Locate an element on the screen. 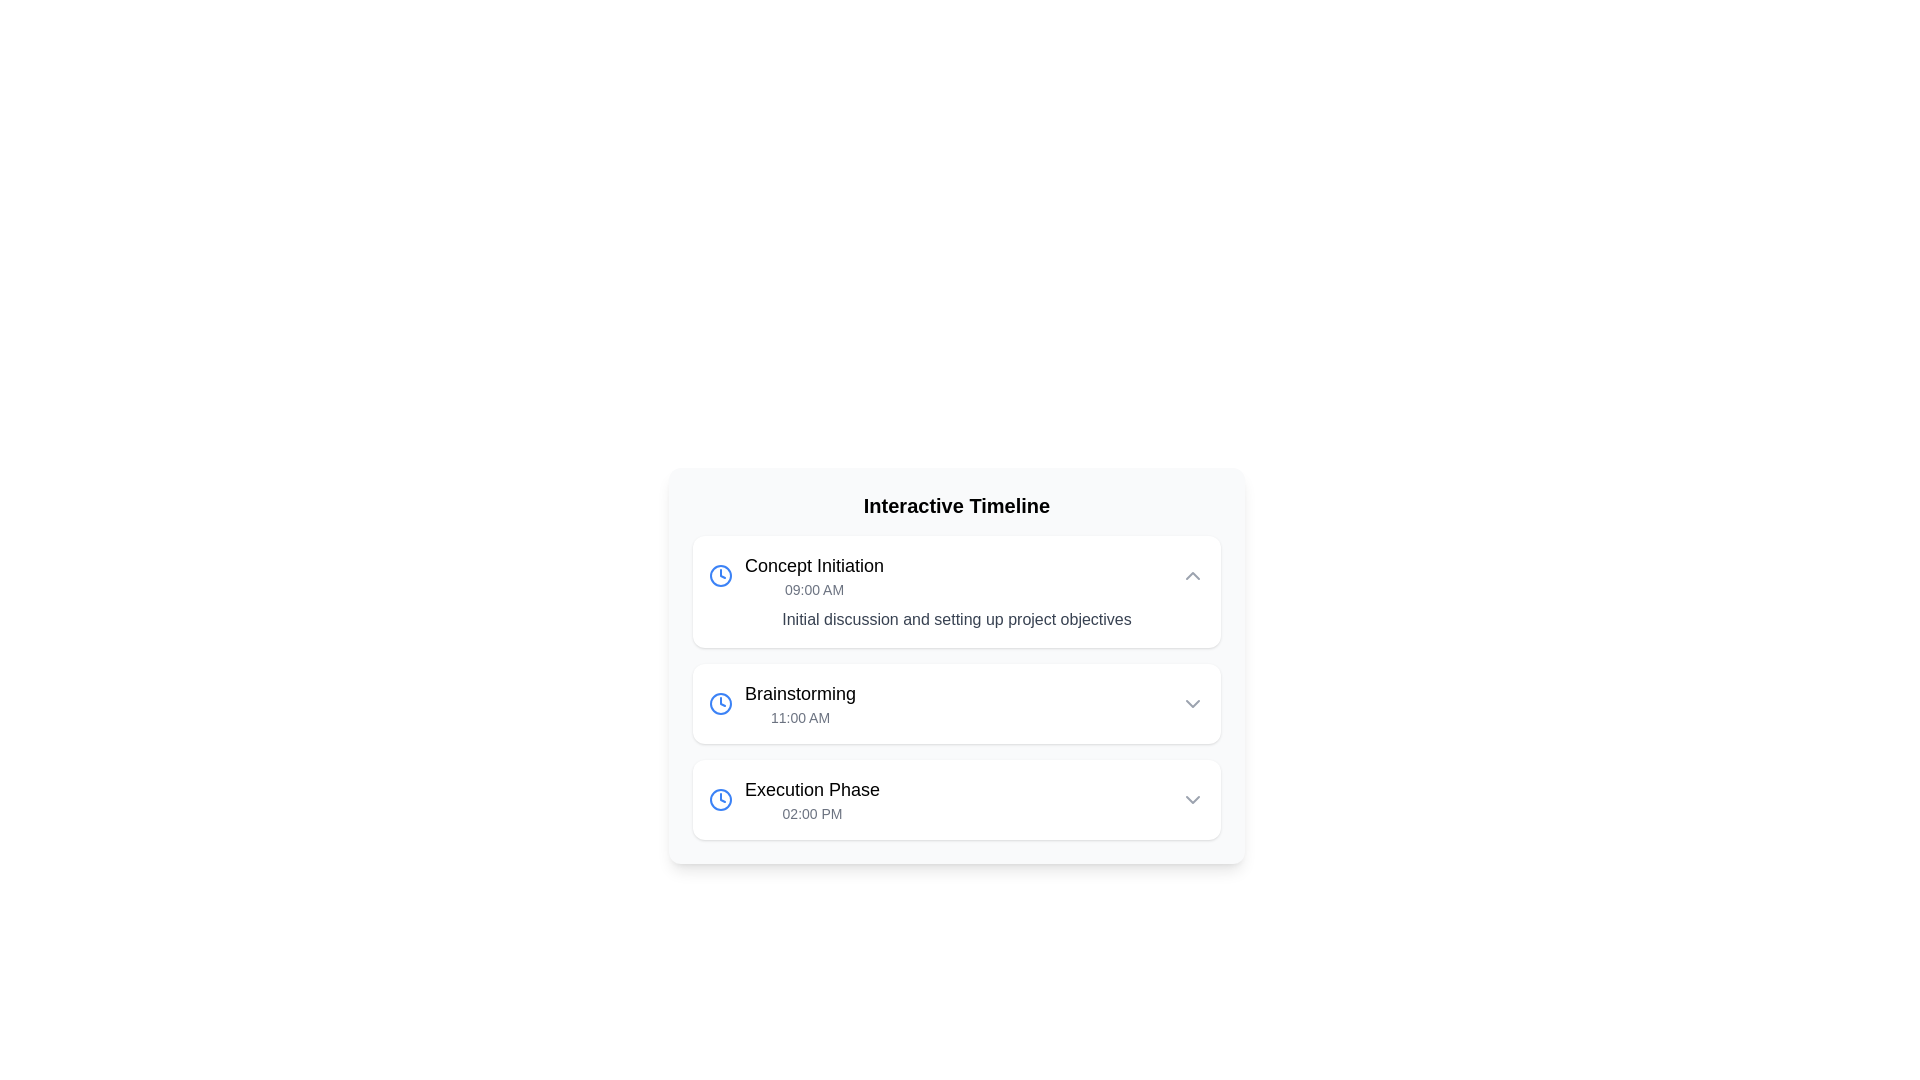 This screenshot has height=1080, width=1920. the 'Concept Initiation' text label with a blue clock icon, which is the first item in the 'Interactive Timeline' list is located at coordinates (795, 575).